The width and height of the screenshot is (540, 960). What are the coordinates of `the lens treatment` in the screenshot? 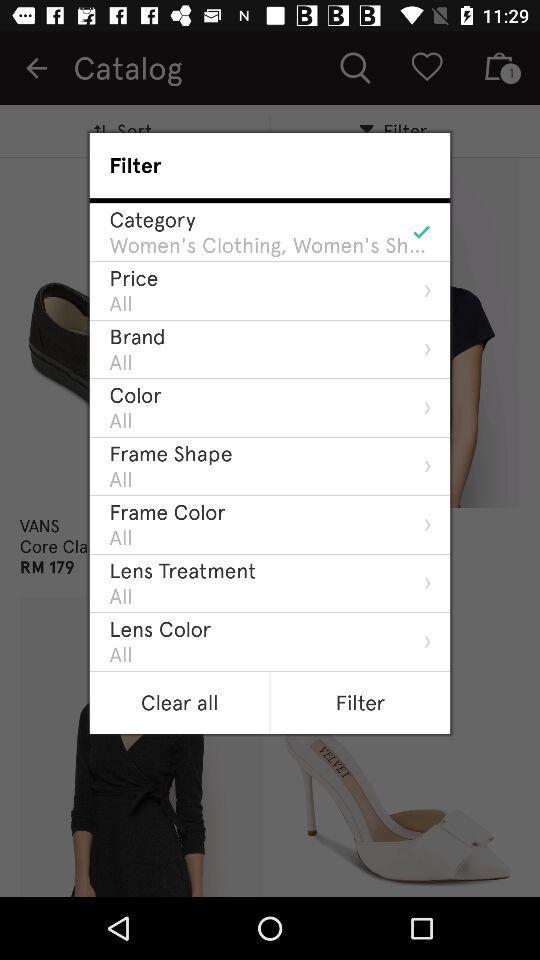 It's located at (182, 570).